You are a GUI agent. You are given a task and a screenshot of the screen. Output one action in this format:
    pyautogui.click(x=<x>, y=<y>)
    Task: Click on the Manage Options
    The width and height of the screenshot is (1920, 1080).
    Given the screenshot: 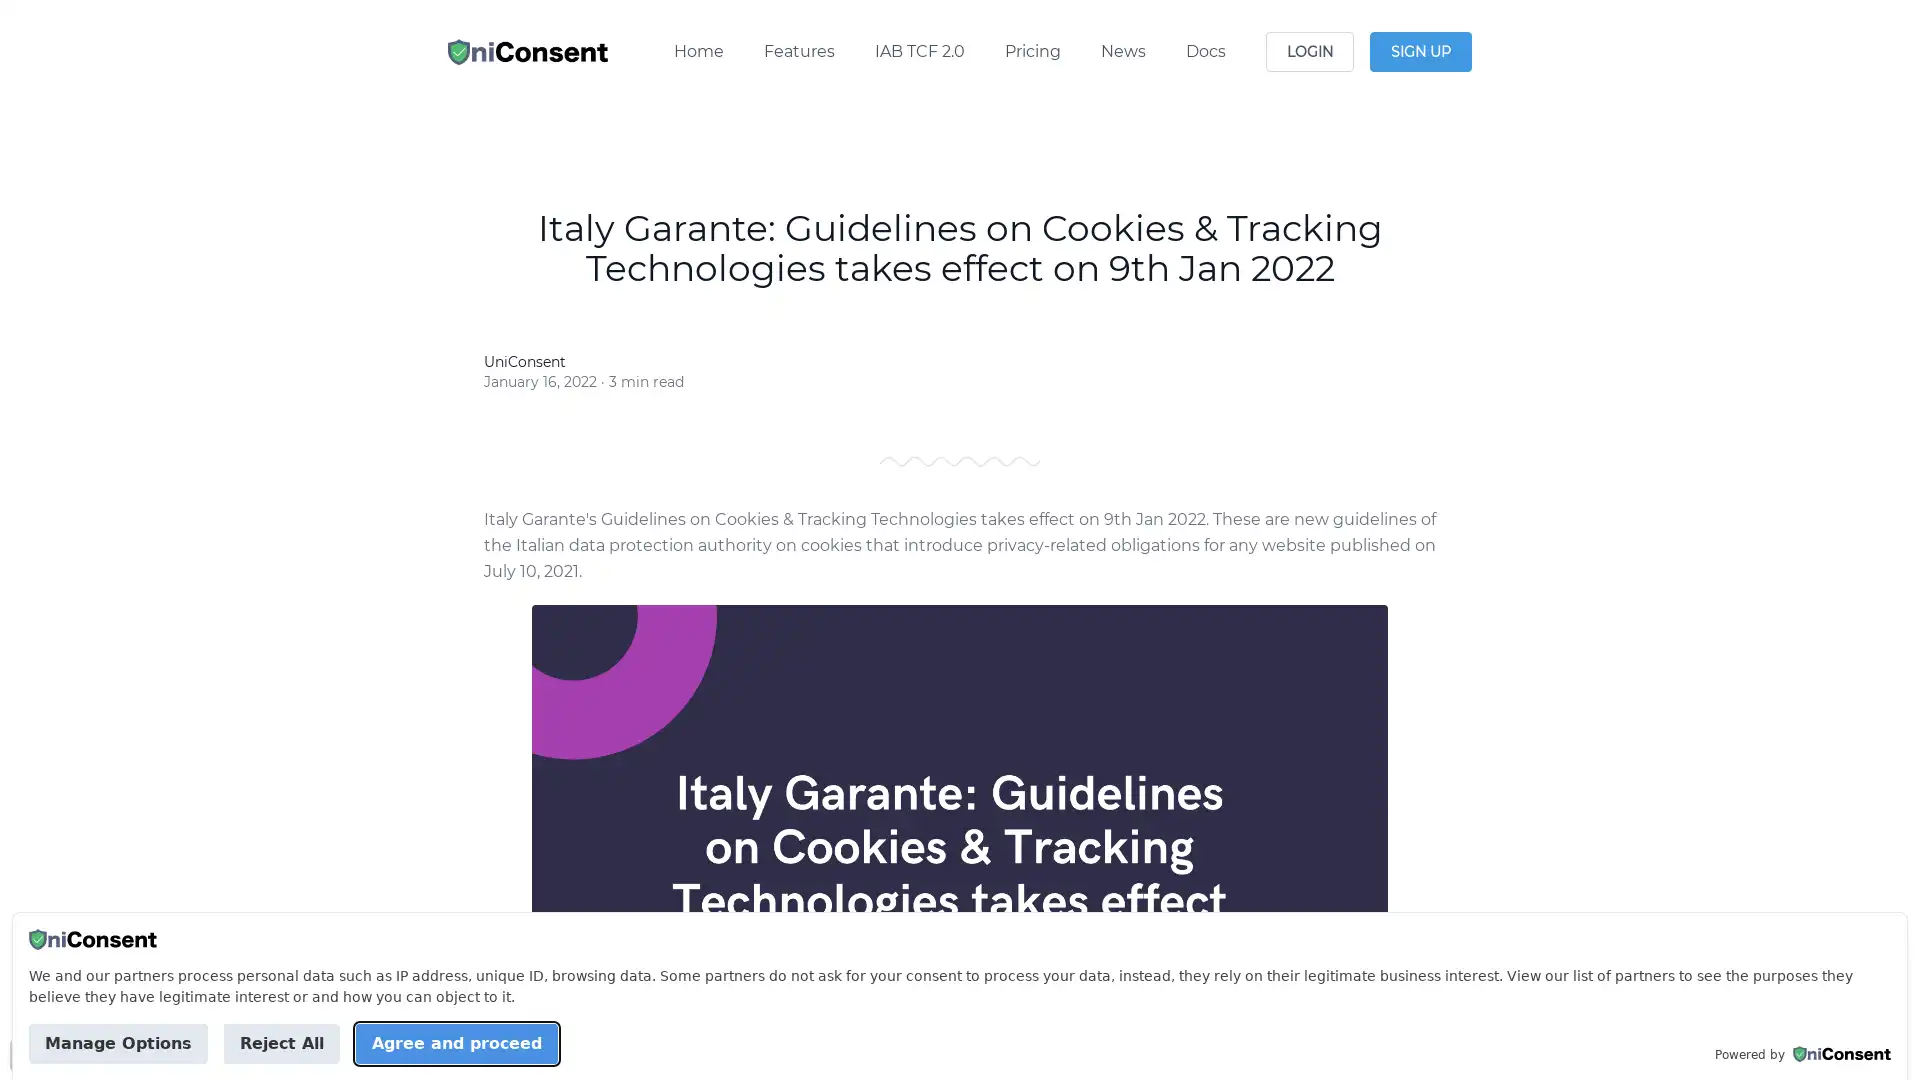 What is the action you would take?
    pyautogui.click(x=117, y=1043)
    